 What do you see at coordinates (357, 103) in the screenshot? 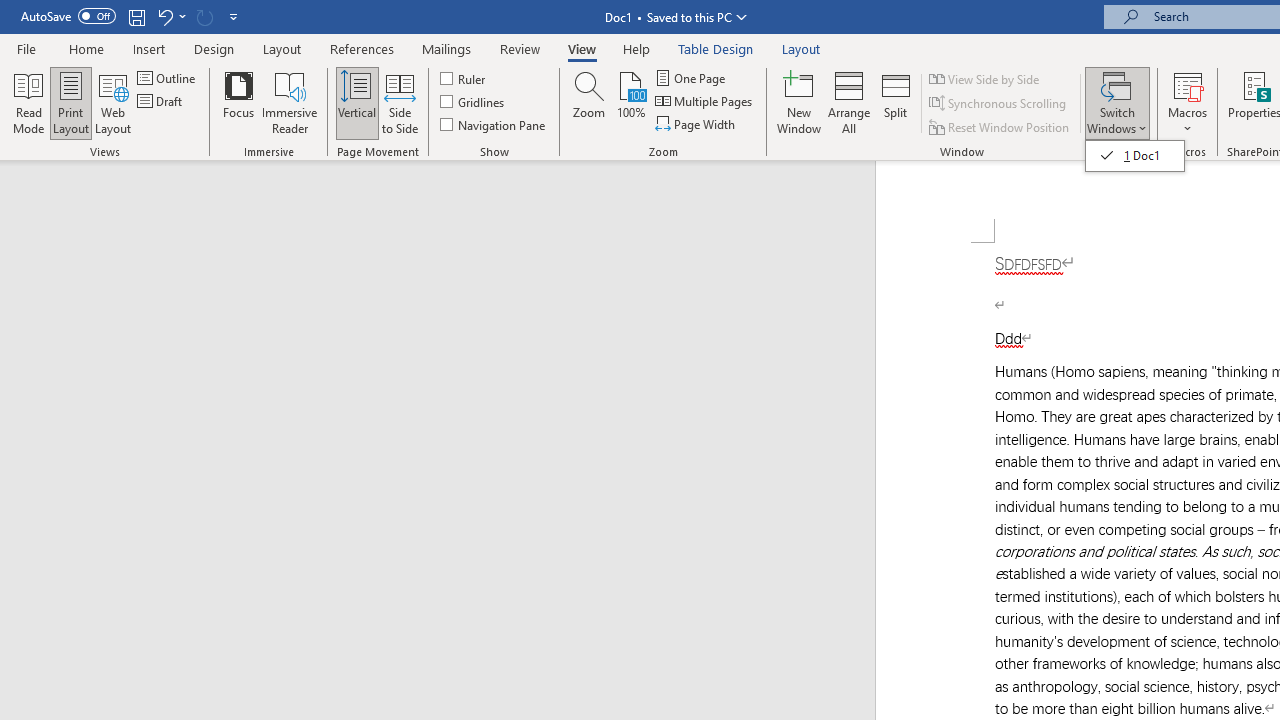
I see `'Vertical'` at bounding box center [357, 103].